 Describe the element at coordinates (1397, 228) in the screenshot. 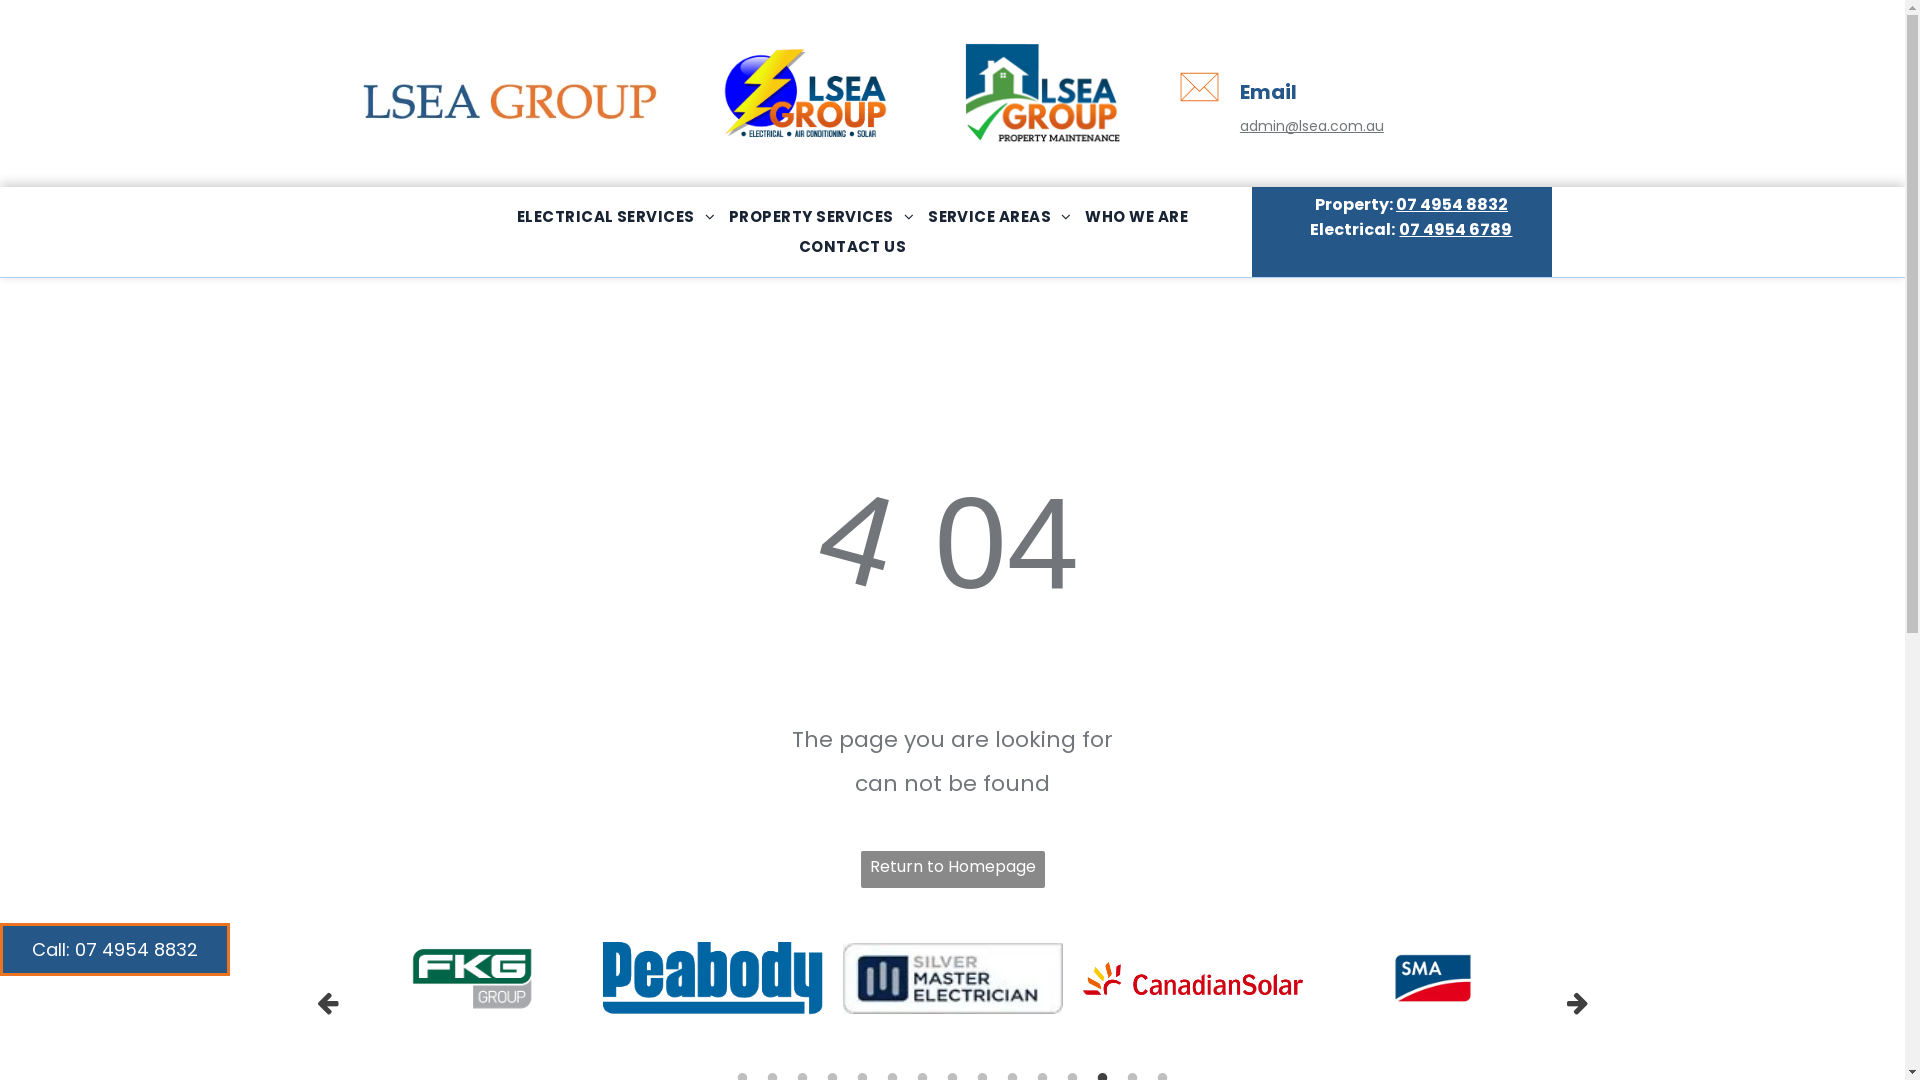

I see `'07 4954 6789'` at that location.